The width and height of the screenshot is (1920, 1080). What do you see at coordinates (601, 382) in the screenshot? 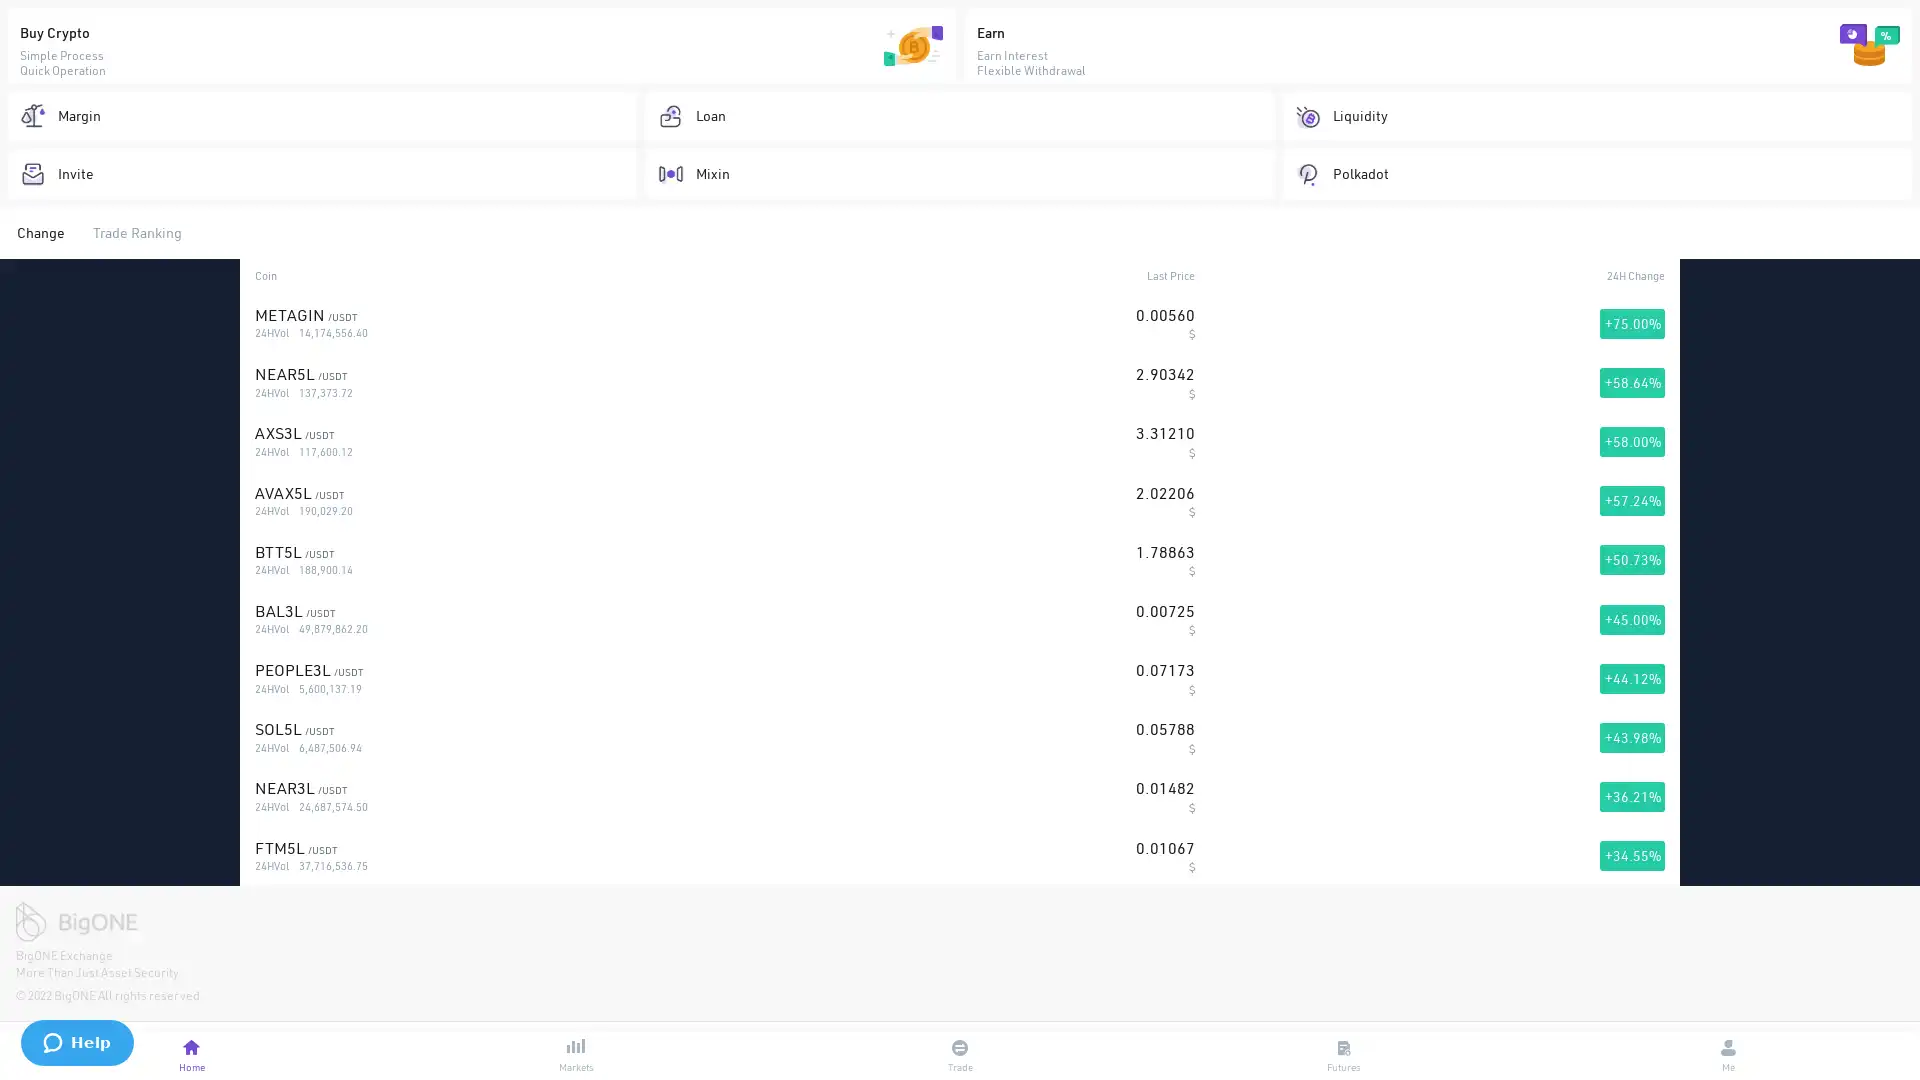
I see `Start Trading` at bounding box center [601, 382].